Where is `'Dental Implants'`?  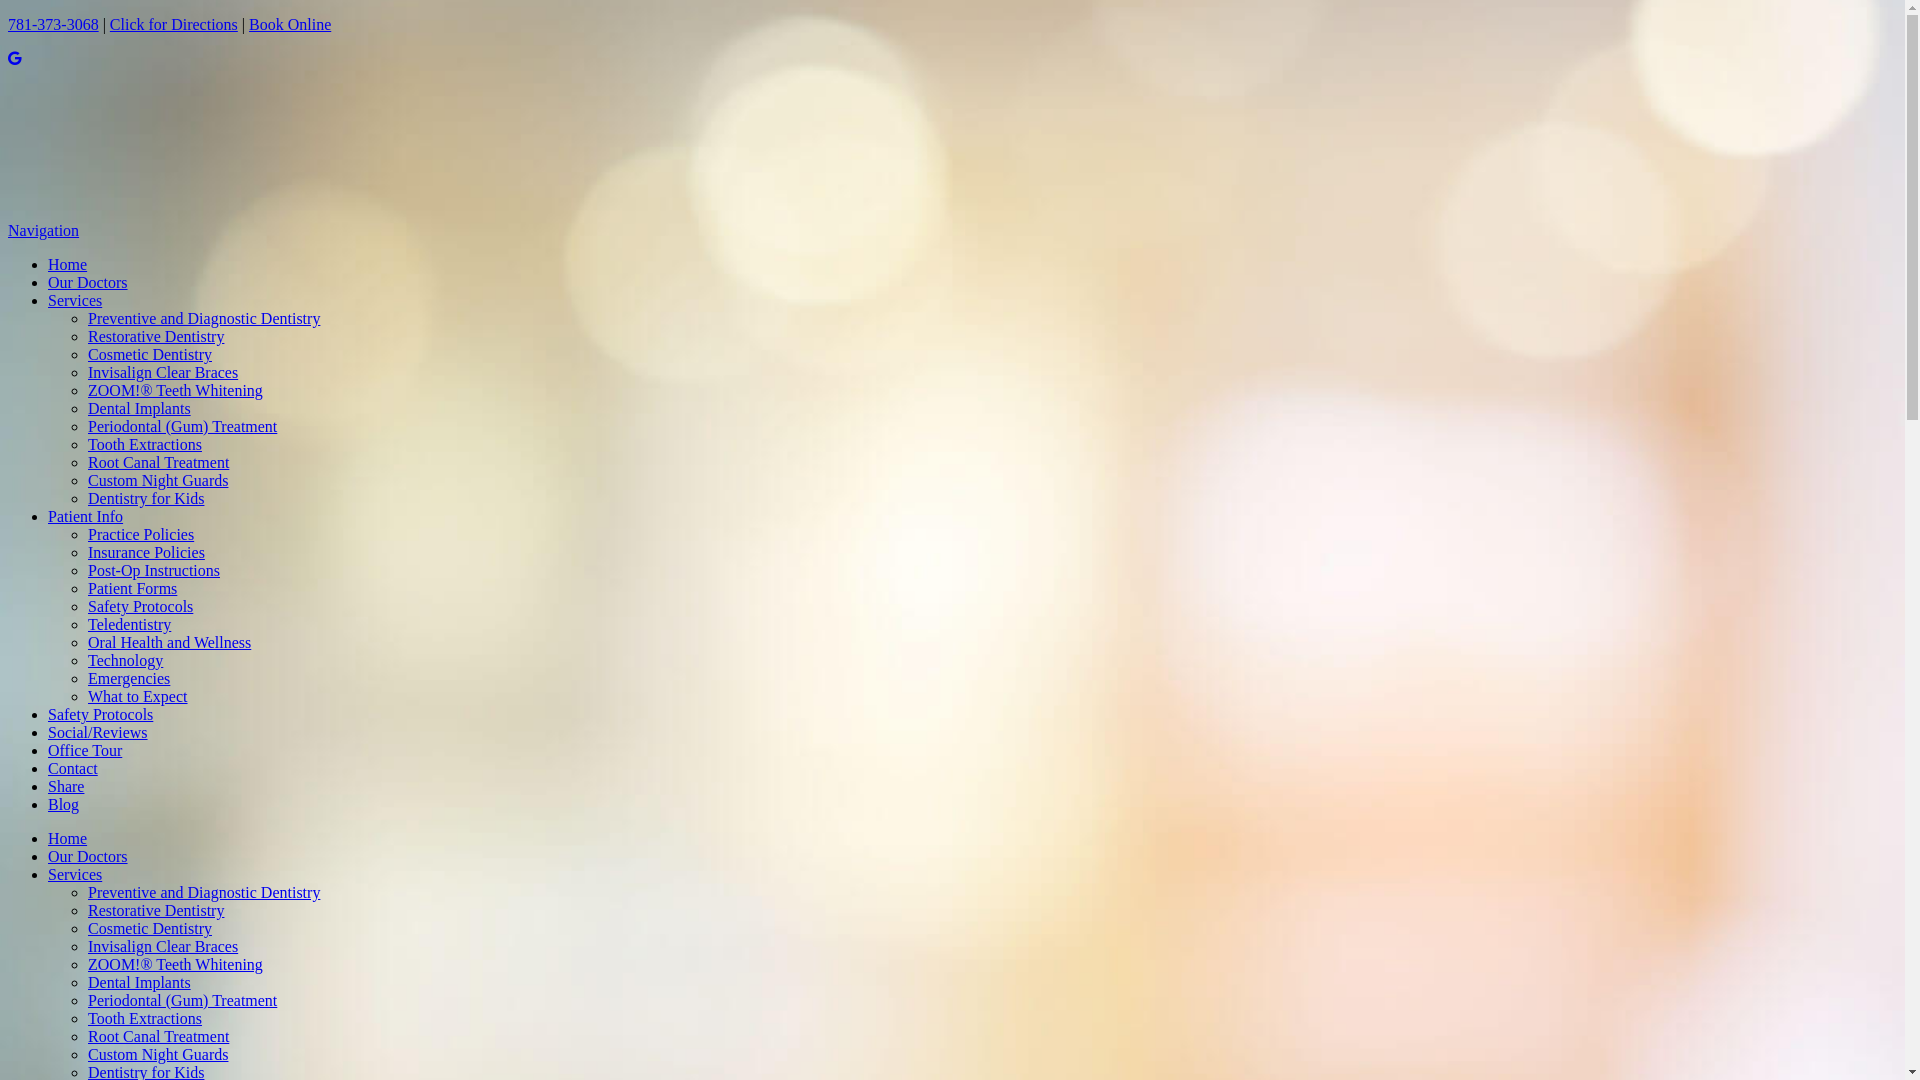 'Dental Implants' is located at coordinates (138, 981).